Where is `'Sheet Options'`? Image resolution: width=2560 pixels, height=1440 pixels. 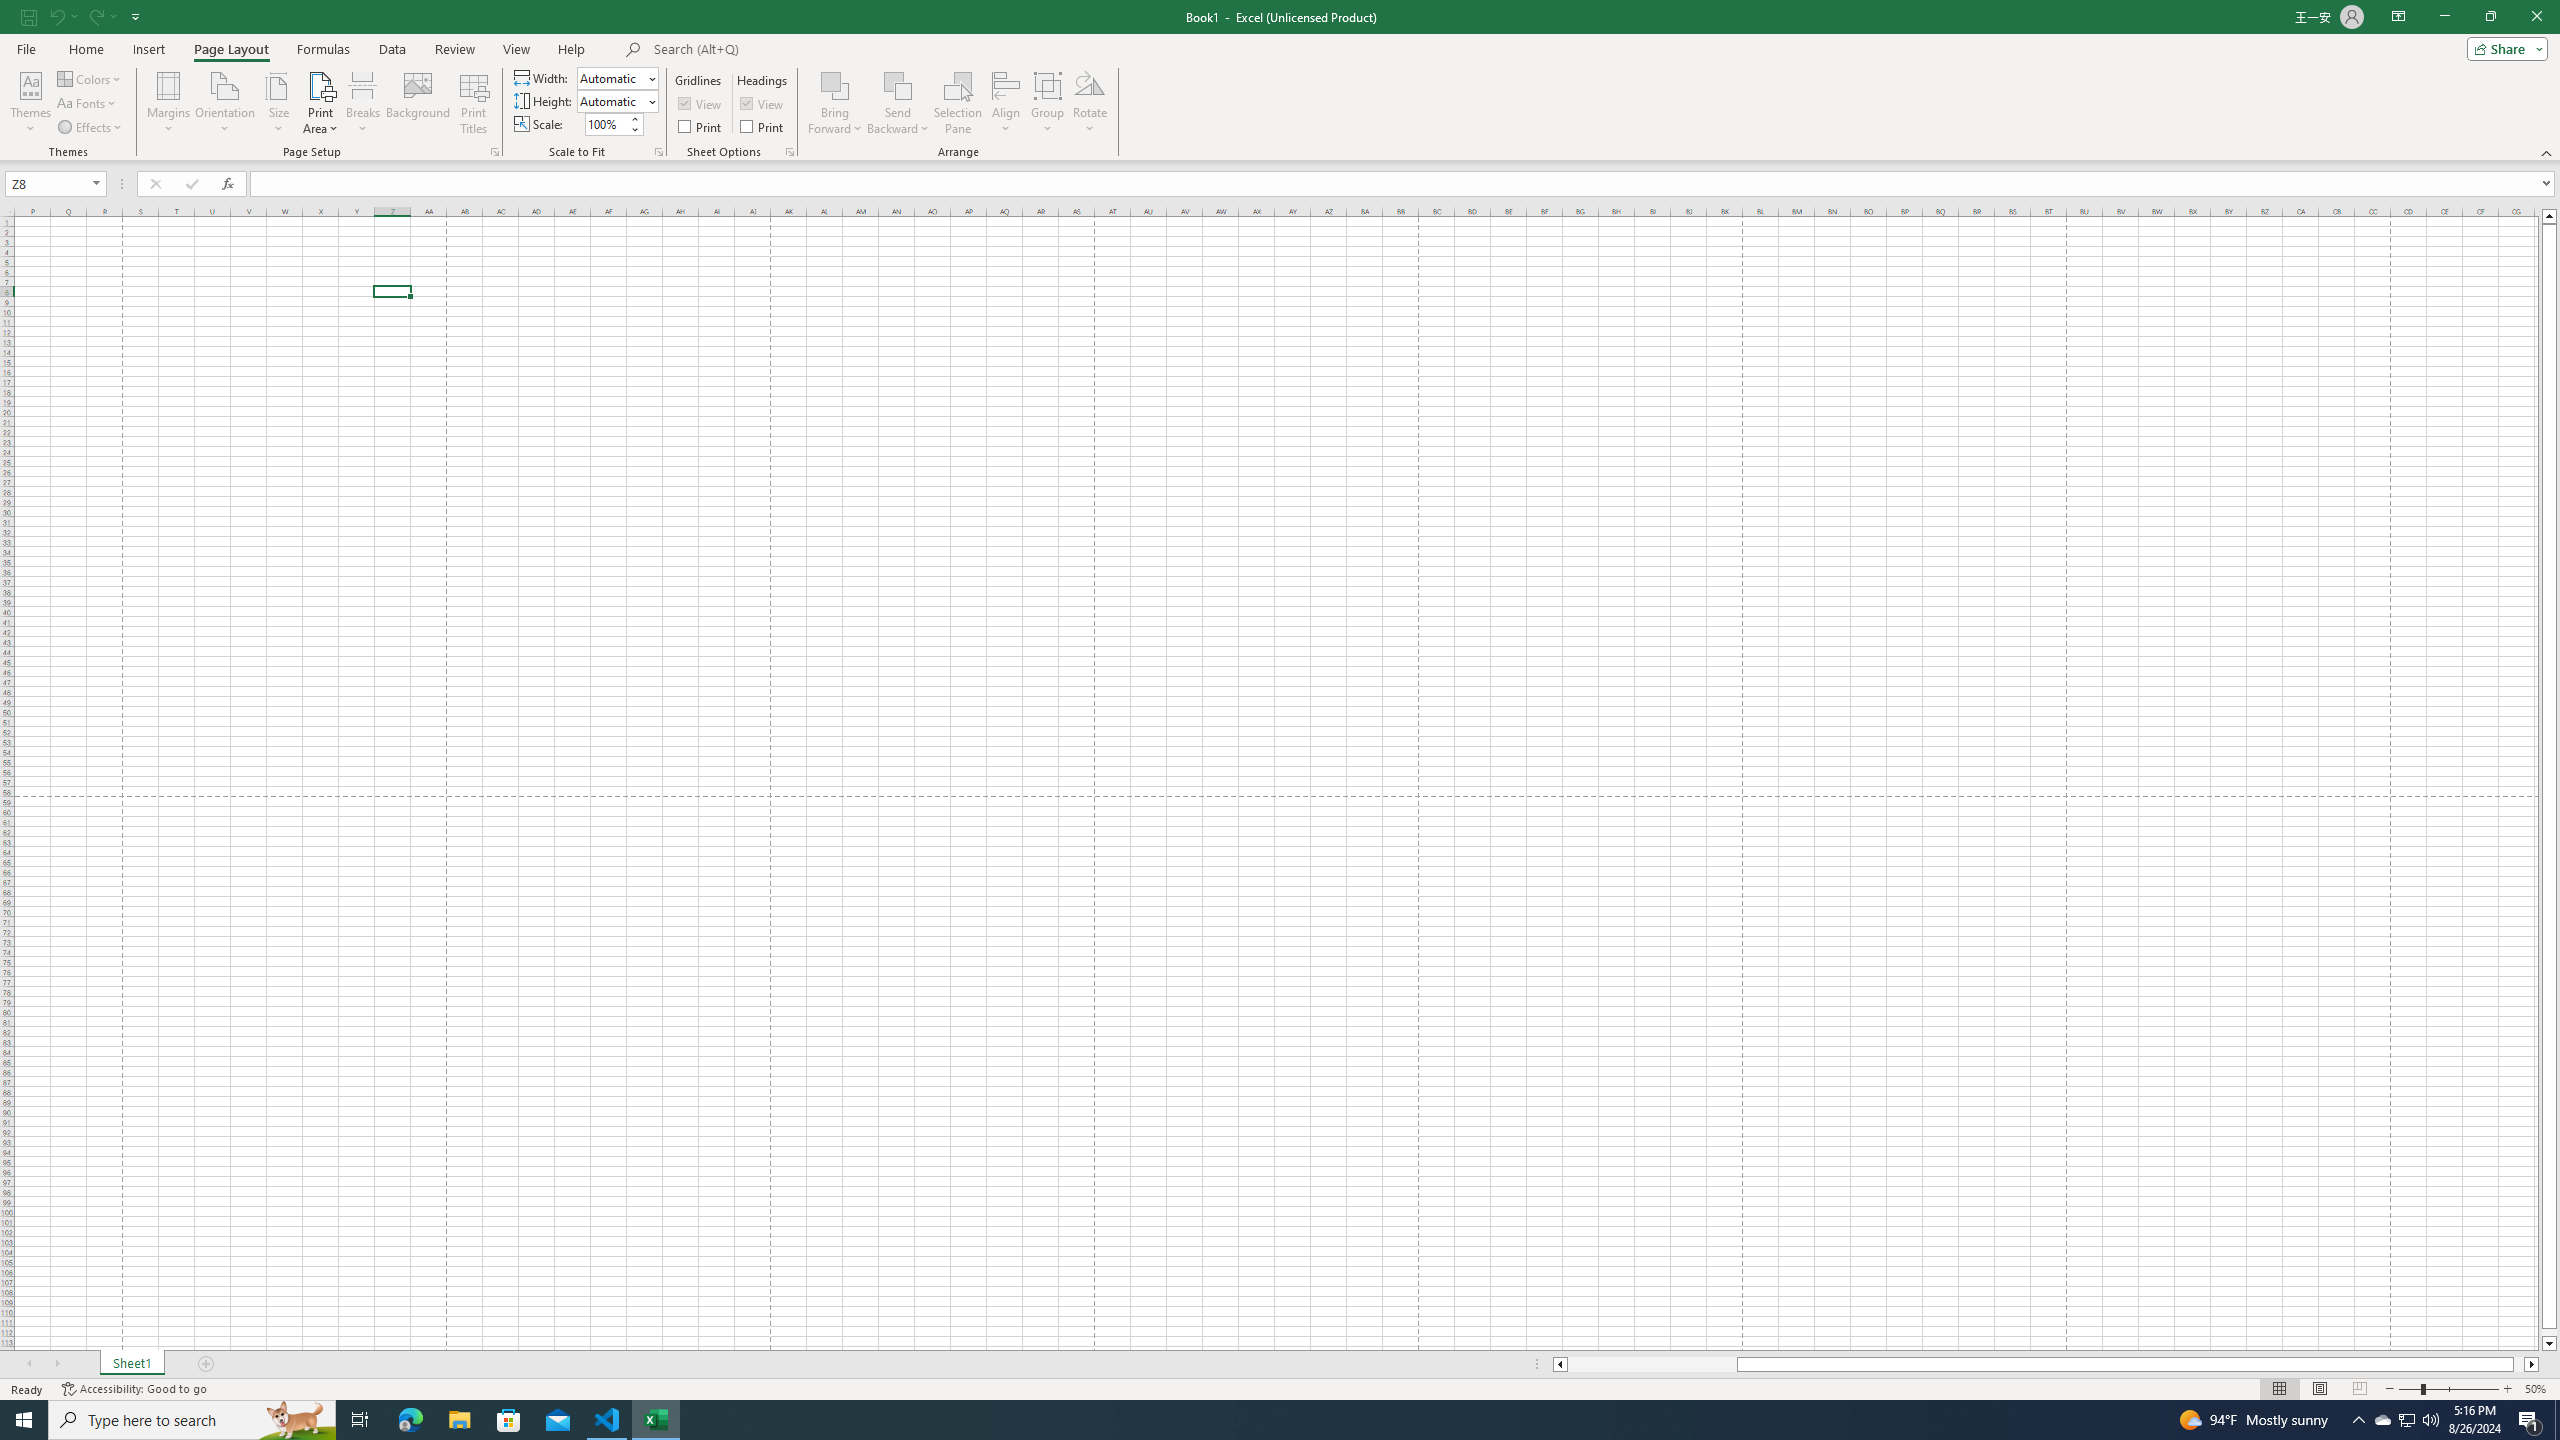
'Sheet Options' is located at coordinates (788, 150).